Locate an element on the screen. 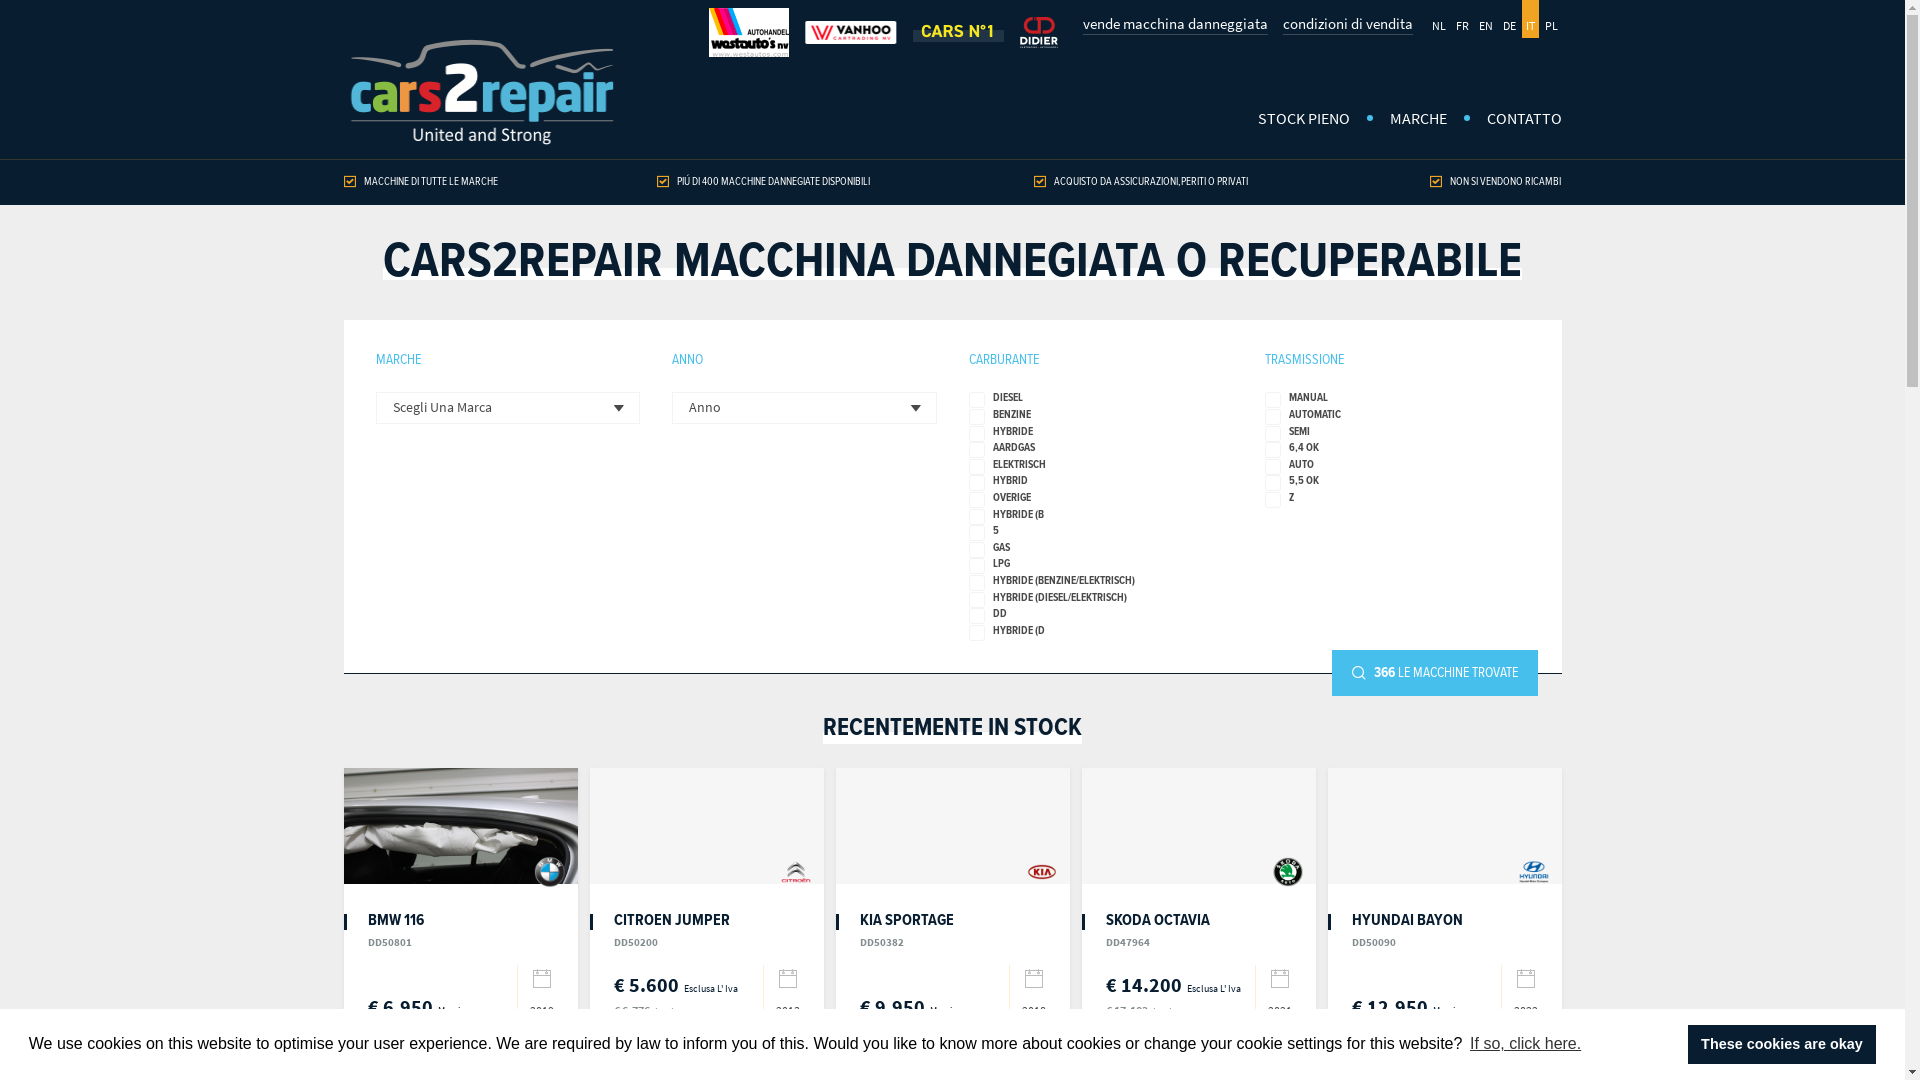 Image resolution: width=1920 pixels, height=1080 pixels. 'If so, click here.' is located at coordinates (1525, 1043).